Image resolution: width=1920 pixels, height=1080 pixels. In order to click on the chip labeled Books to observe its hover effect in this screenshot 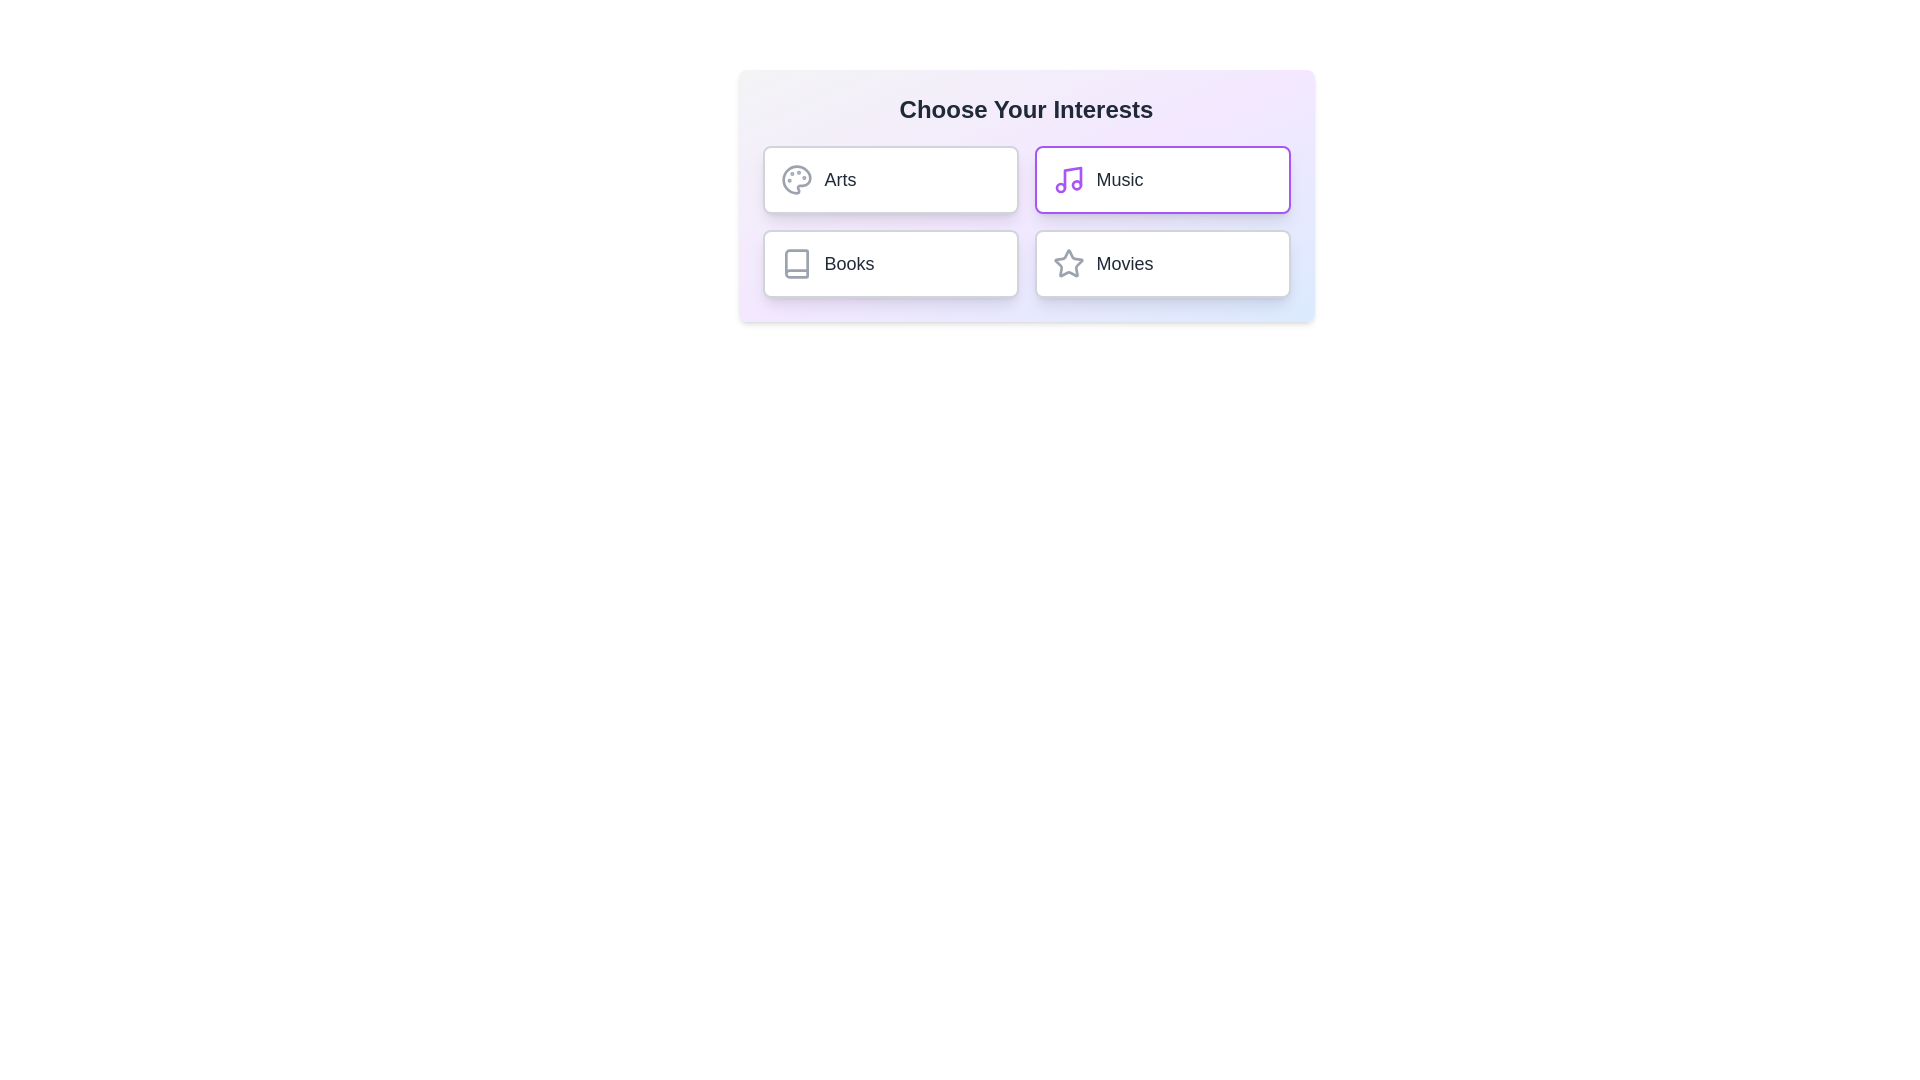, I will do `click(889, 262)`.